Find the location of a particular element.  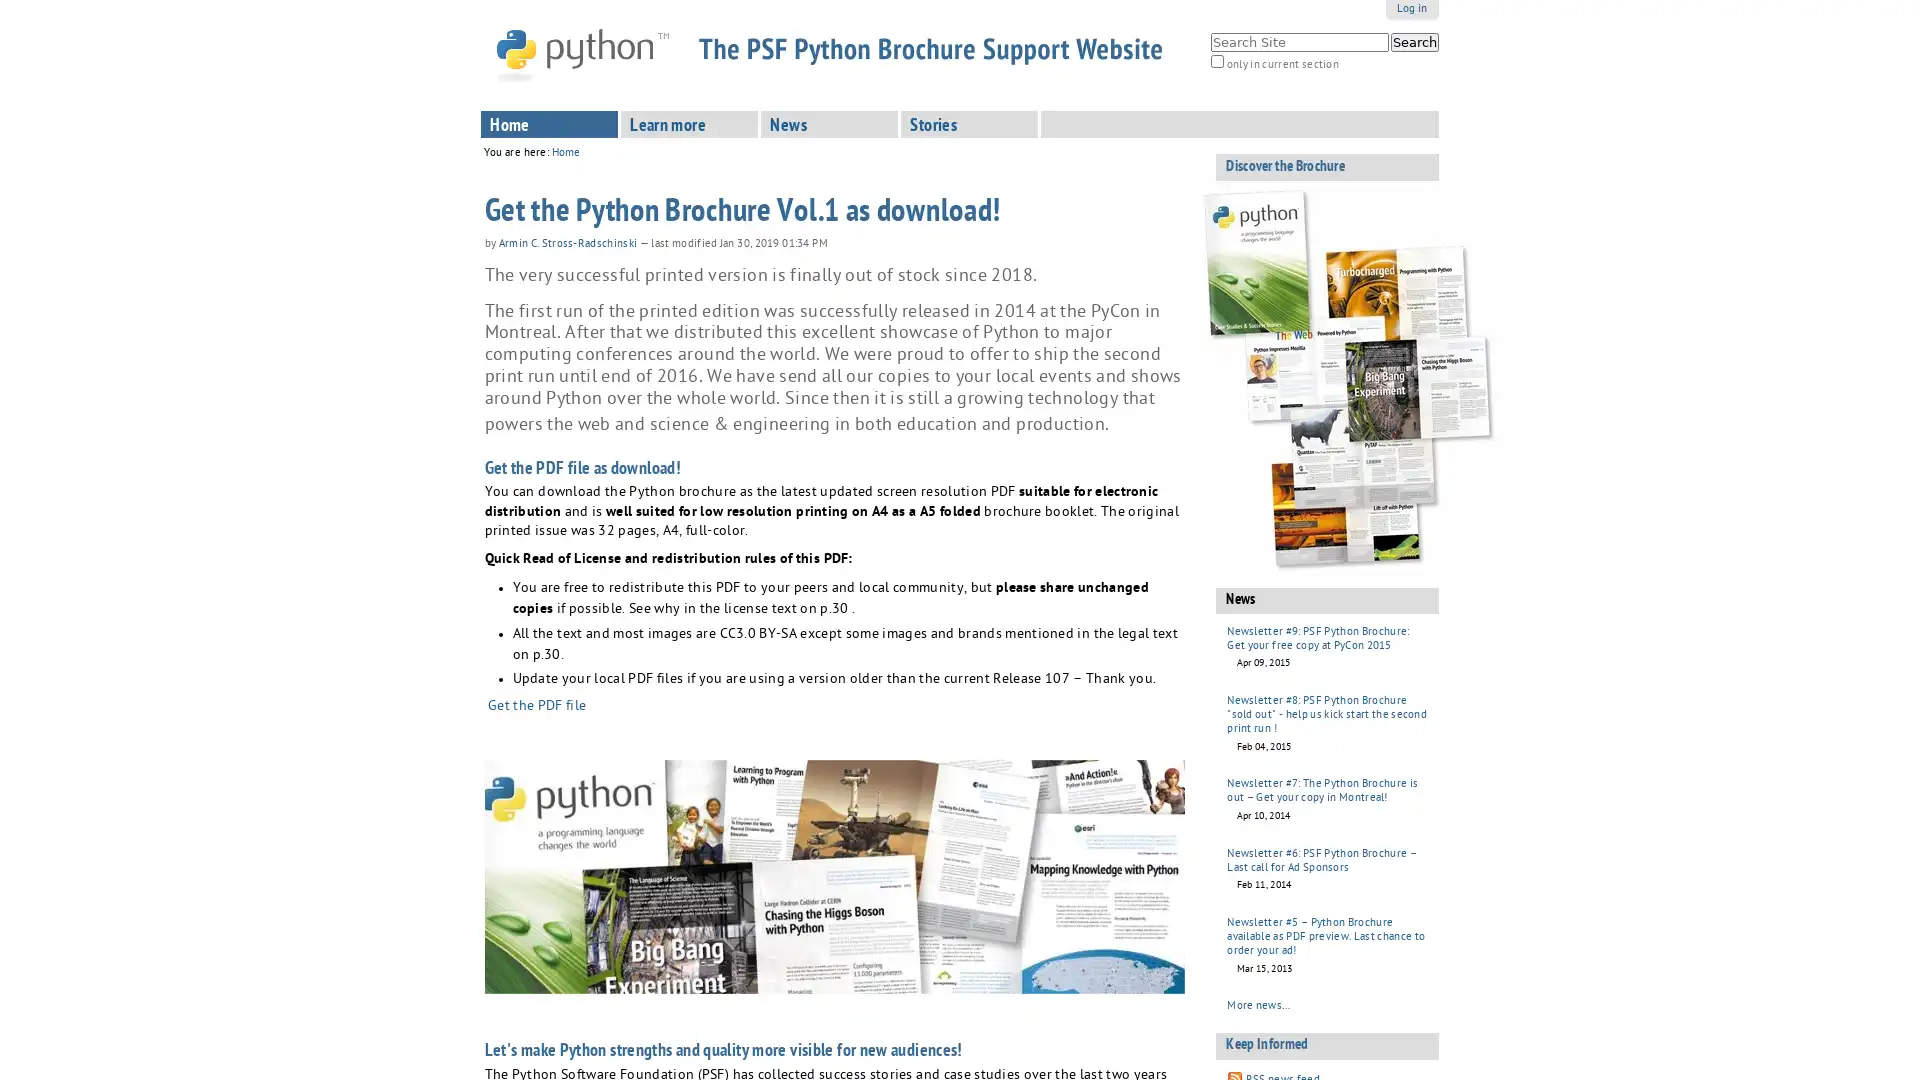

Search is located at coordinates (1413, 42).